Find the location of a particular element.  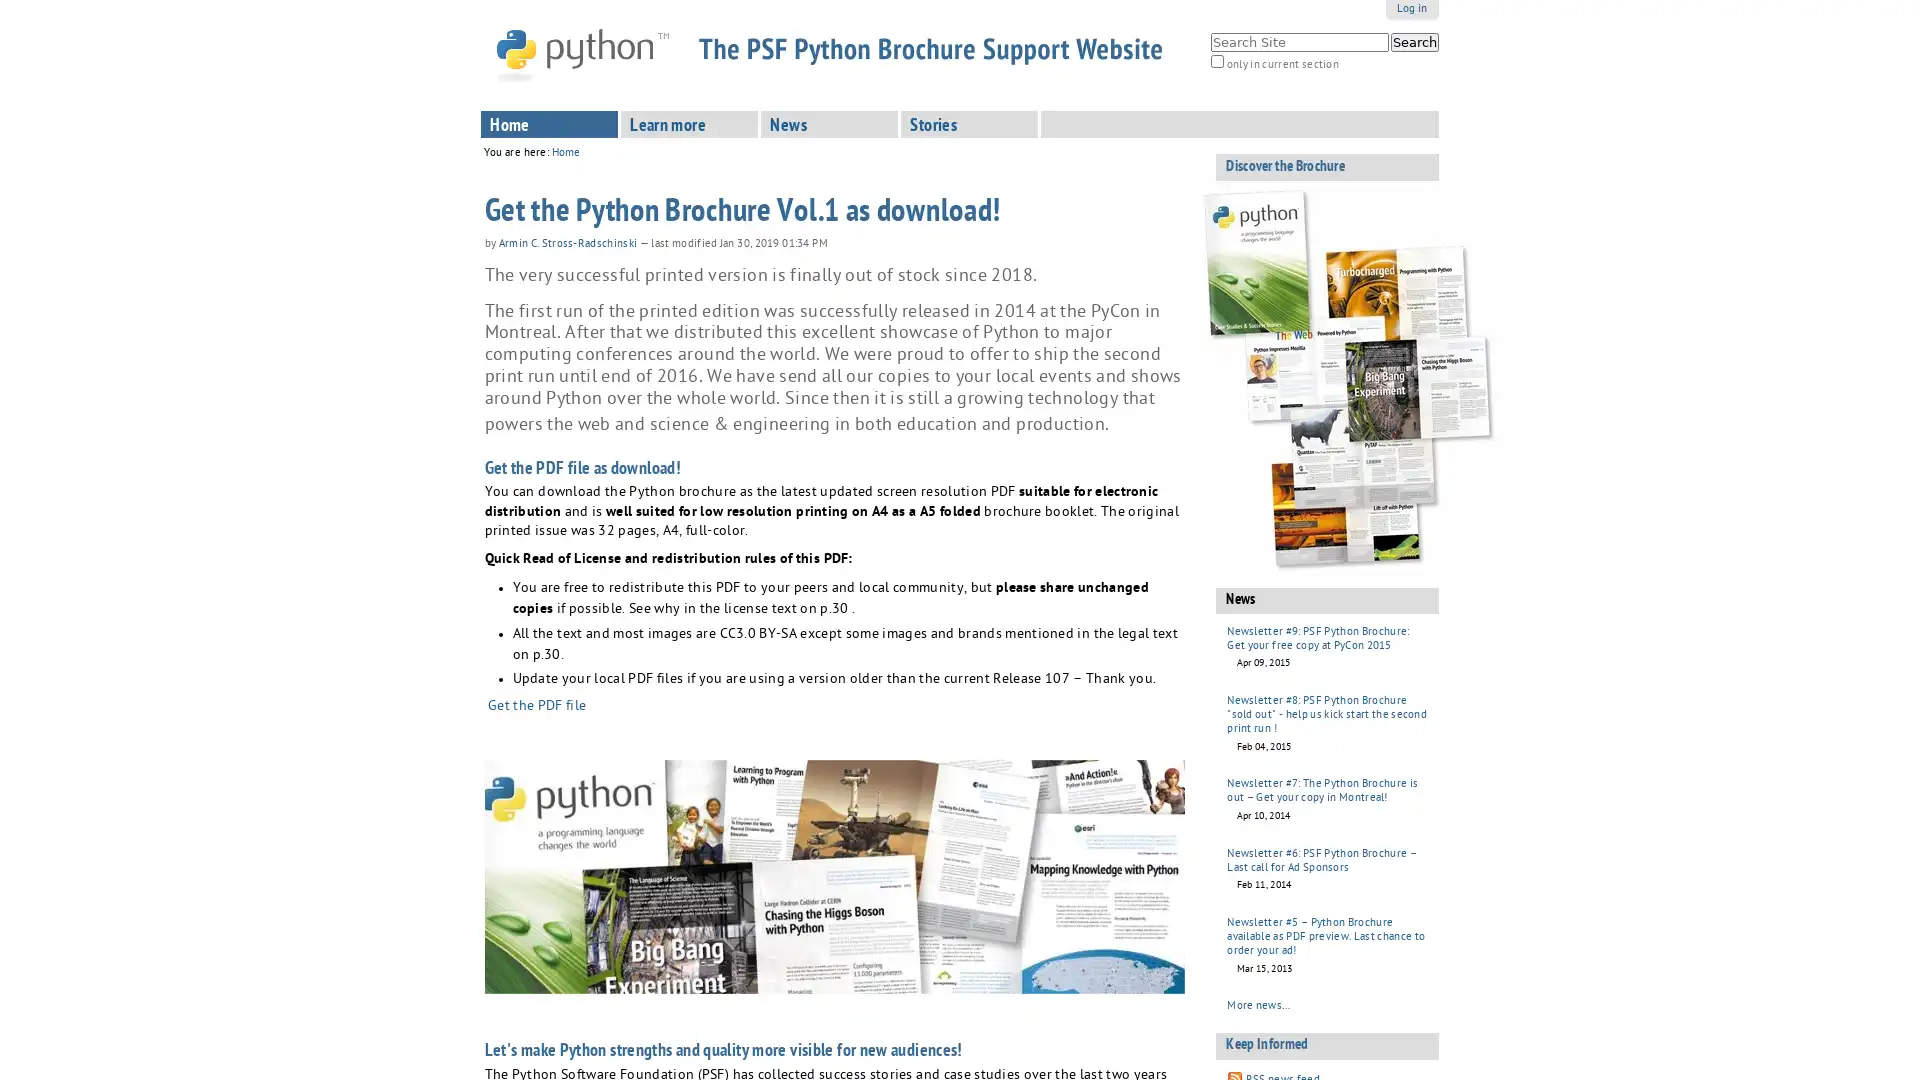

Search is located at coordinates (1413, 42).